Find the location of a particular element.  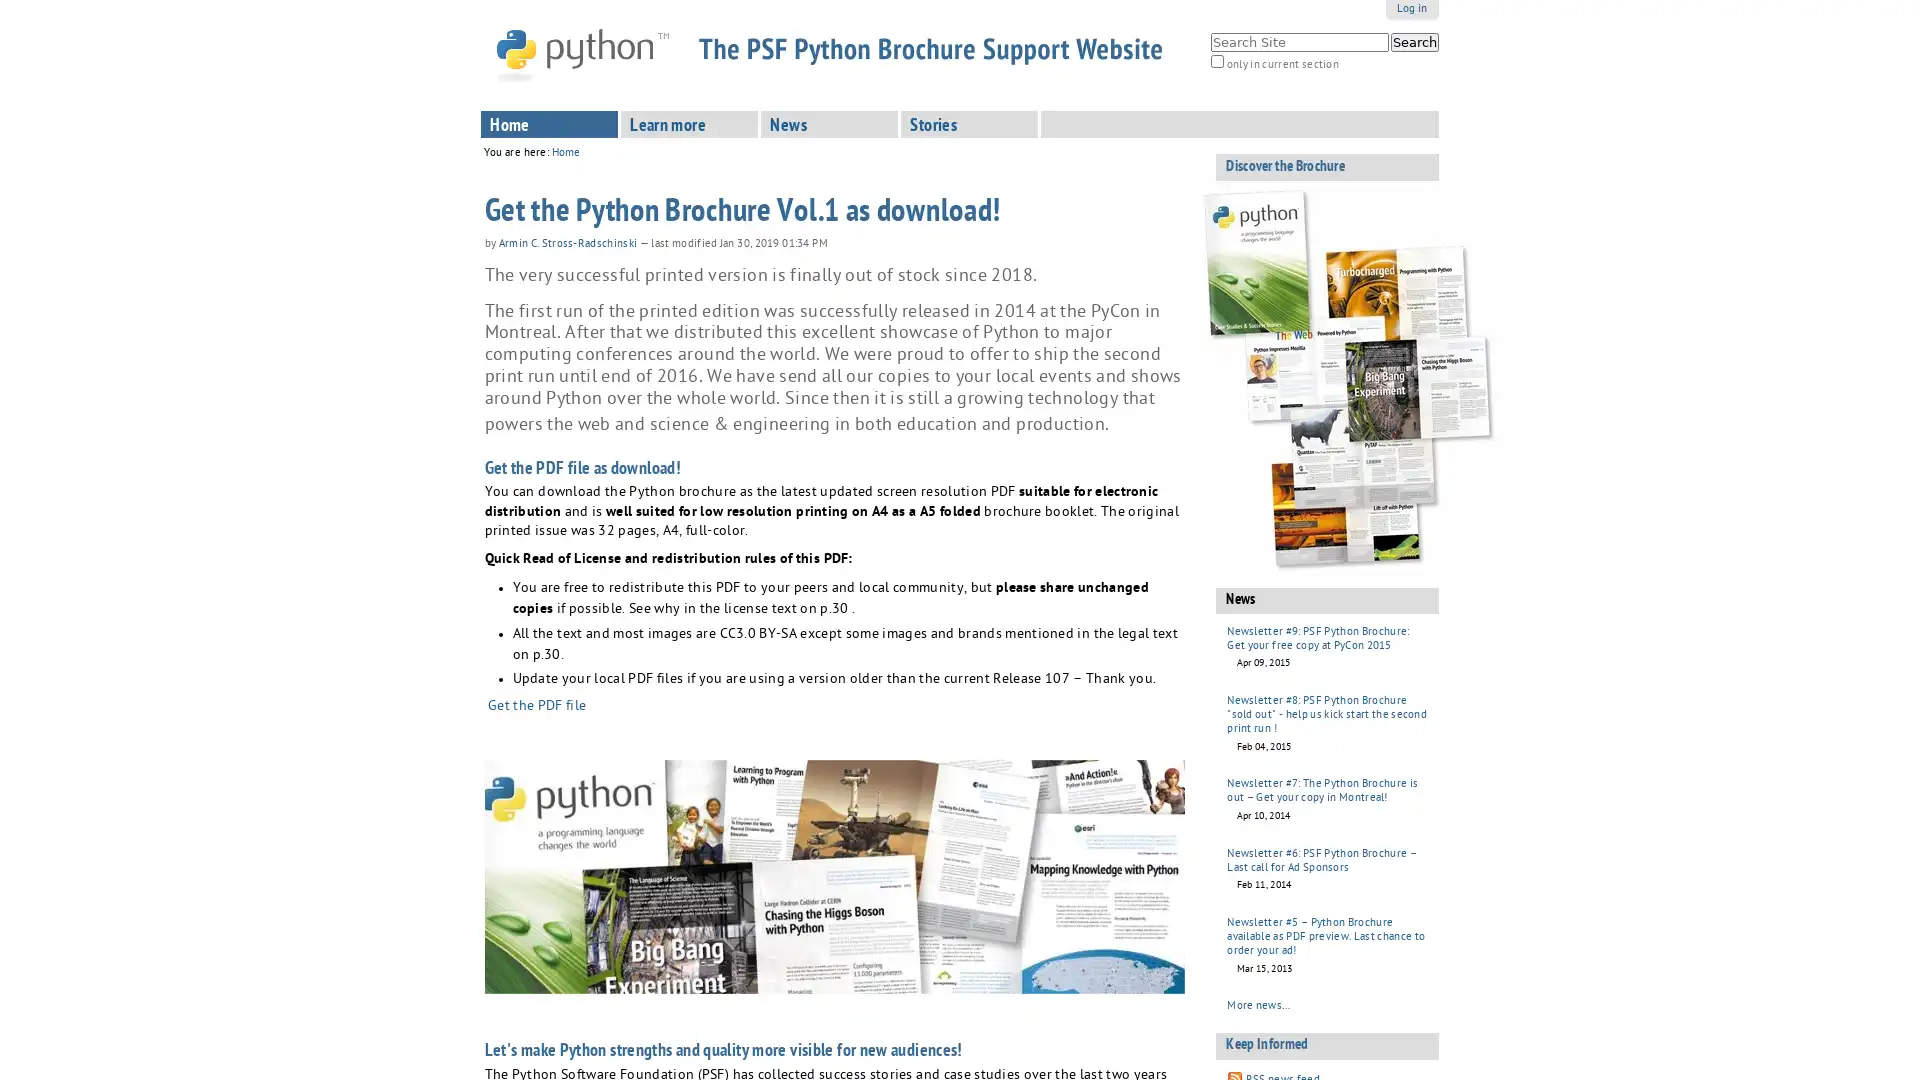

Search is located at coordinates (1413, 42).